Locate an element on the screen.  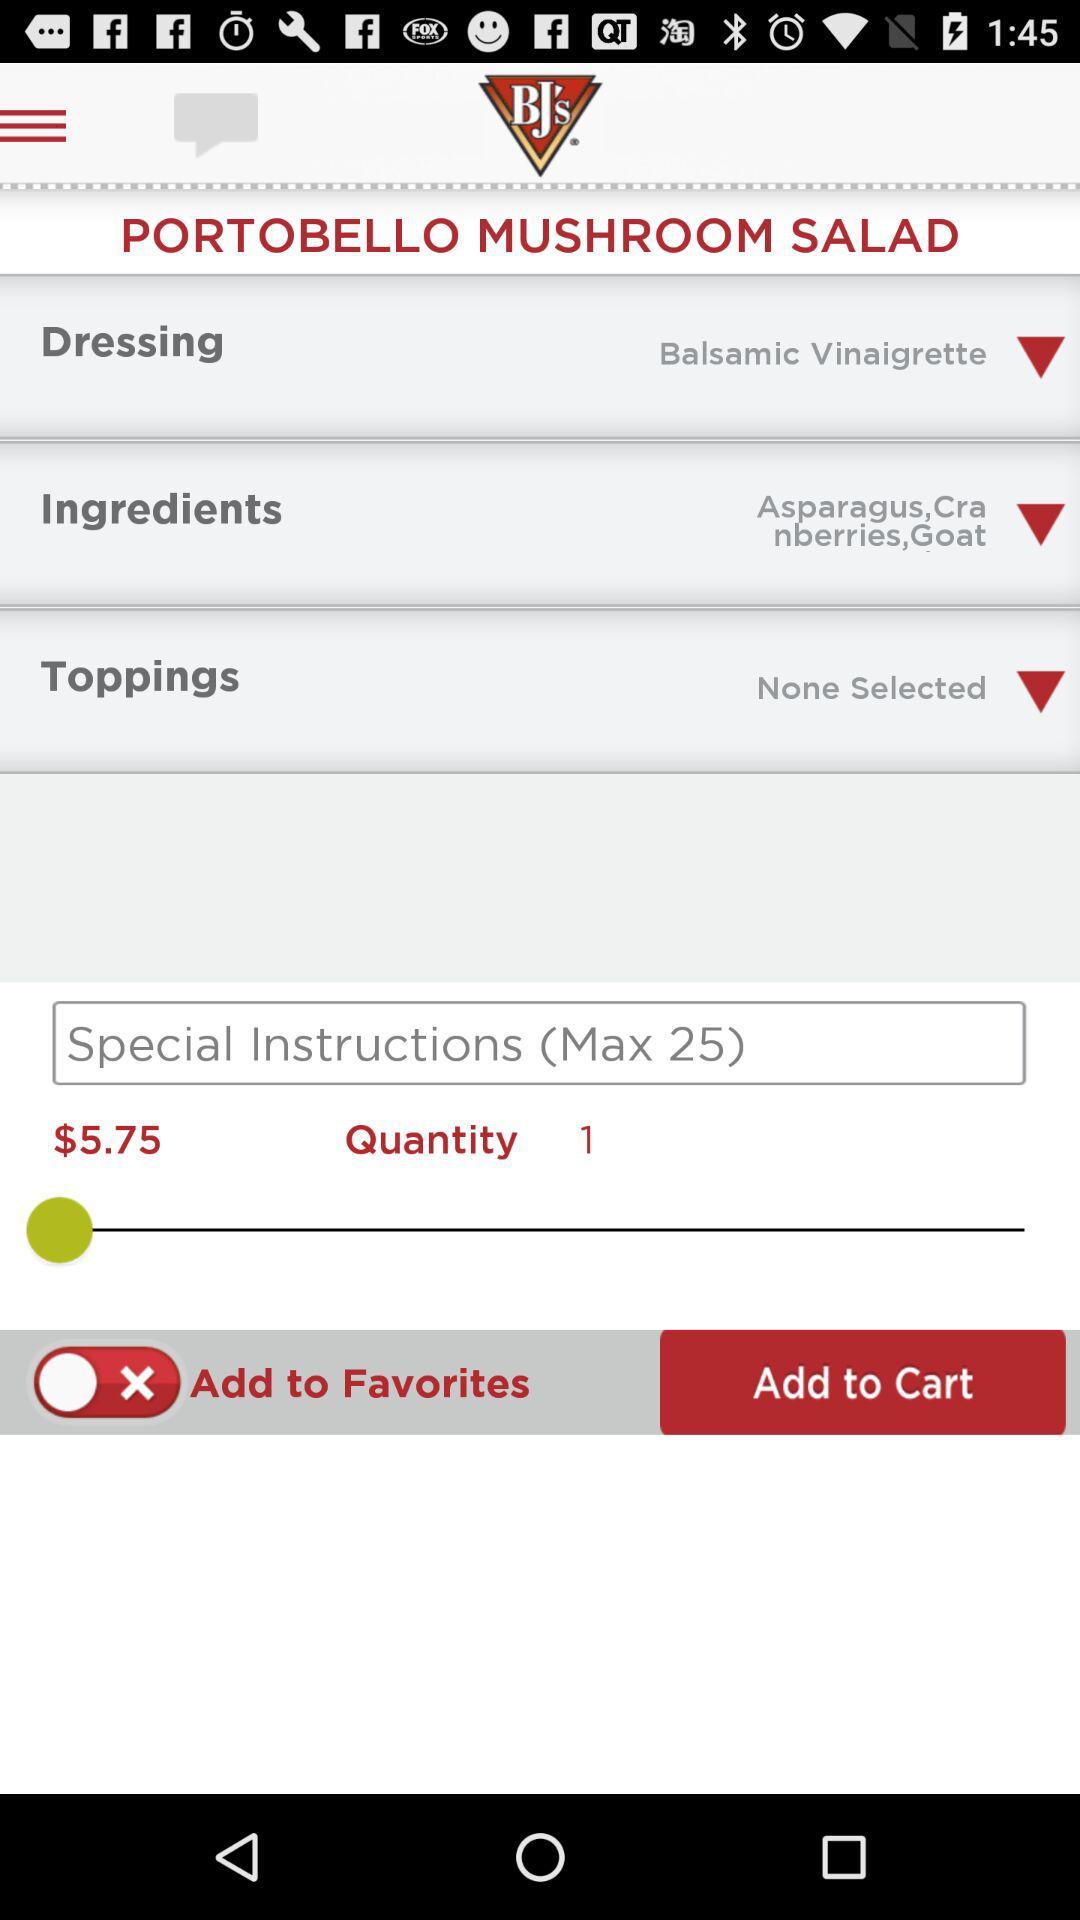
chat option is located at coordinates (218, 124).